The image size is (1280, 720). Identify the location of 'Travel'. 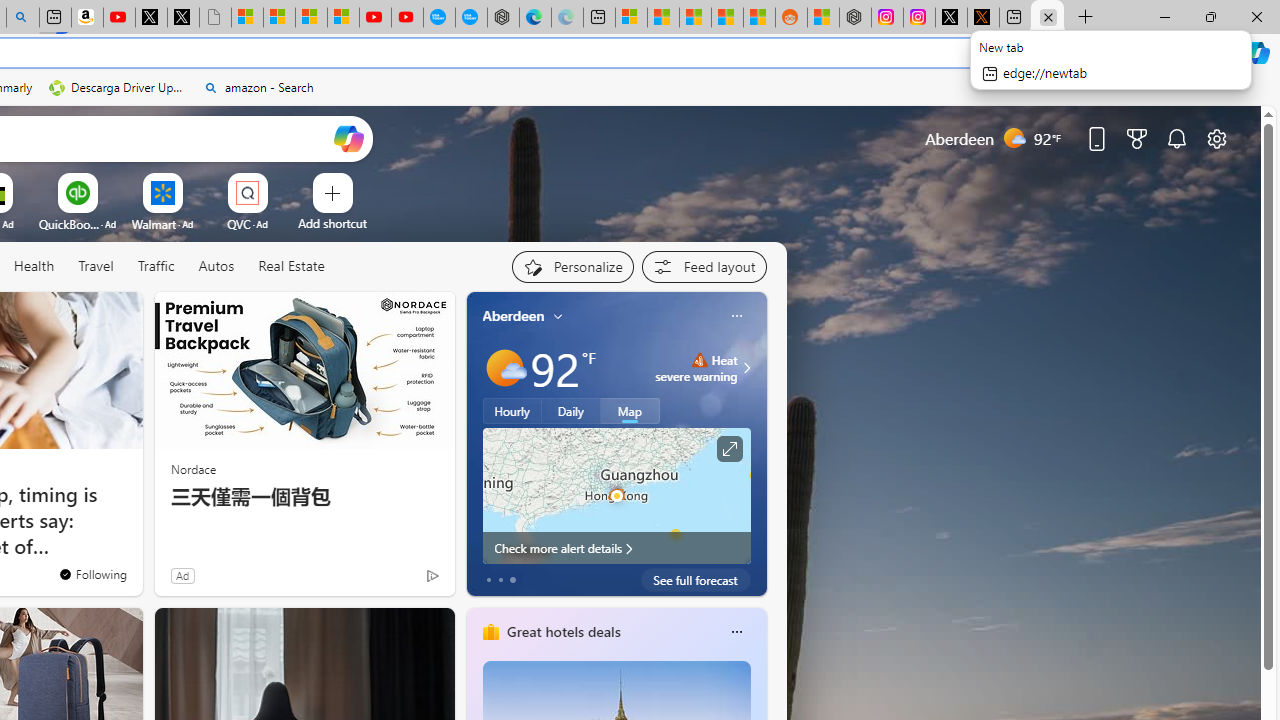
(95, 266).